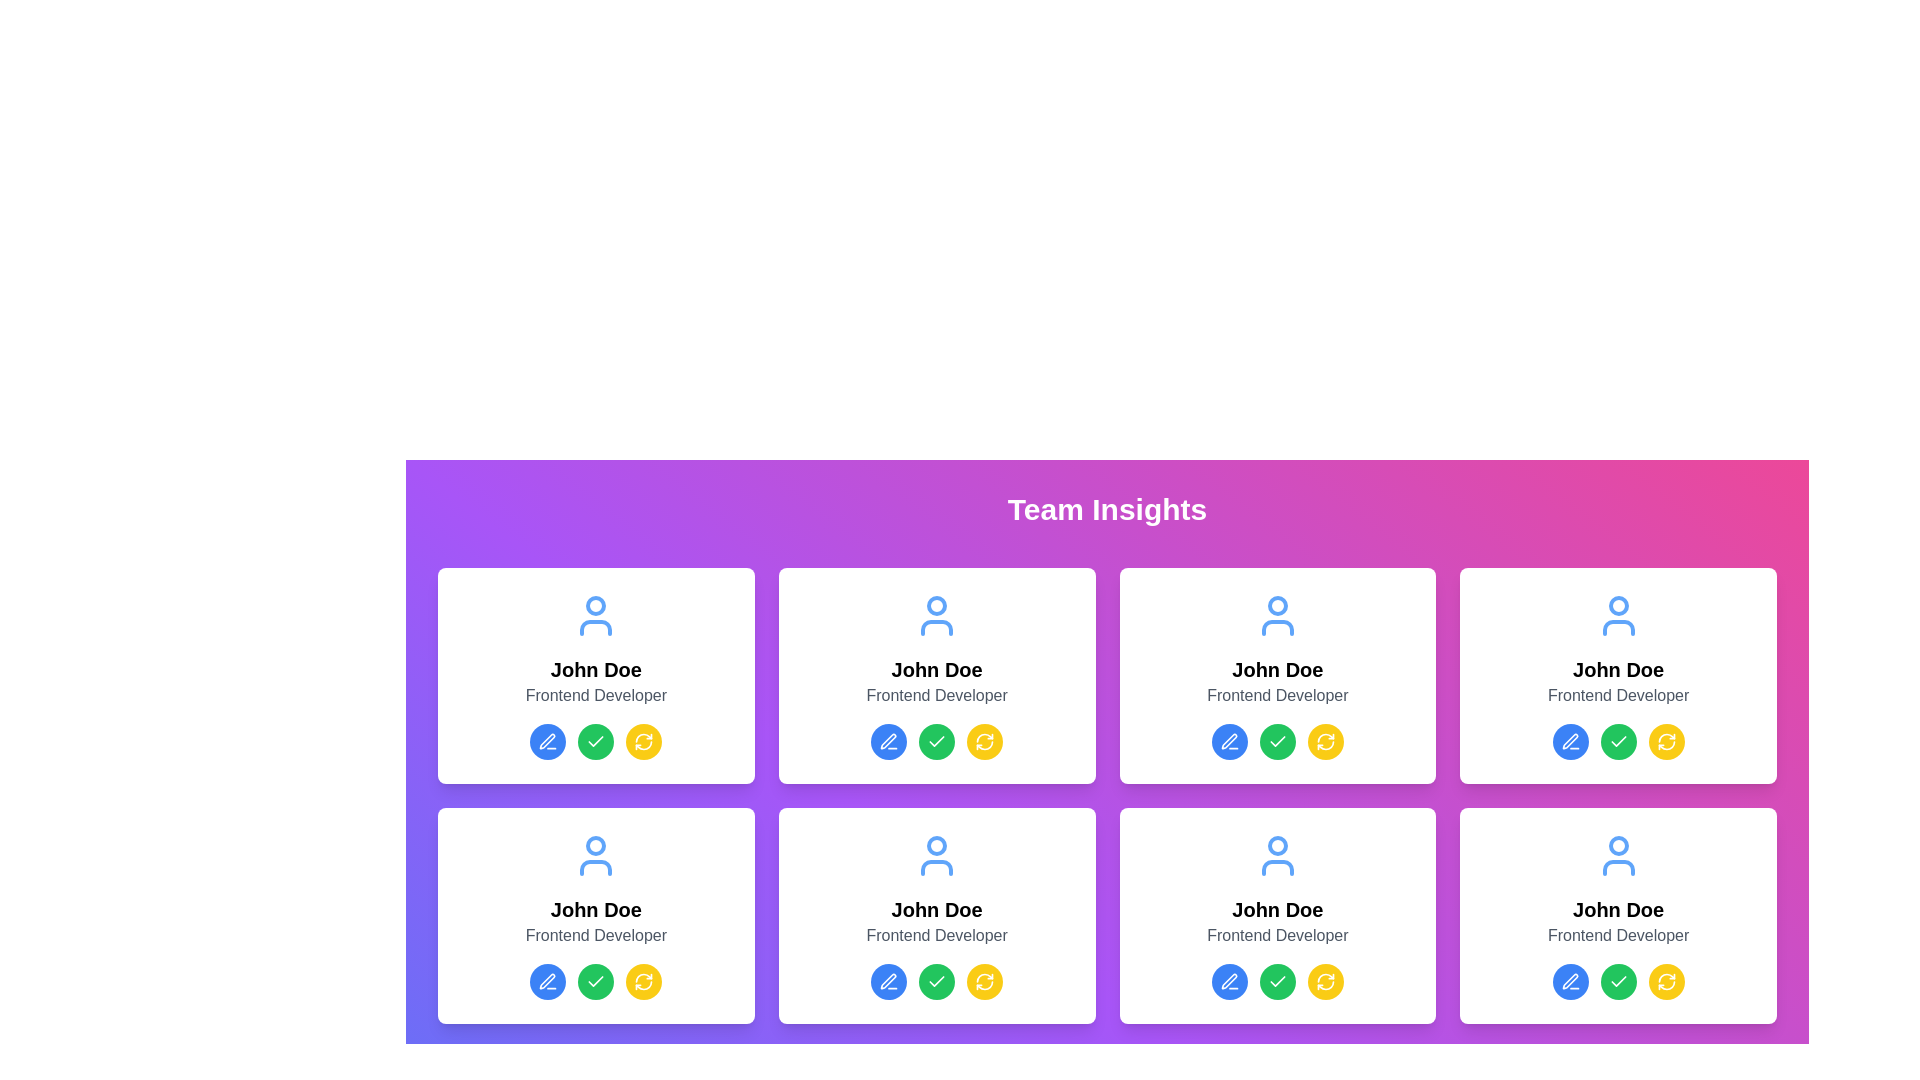  Describe the element at coordinates (1325, 981) in the screenshot. I see `the circular yellow icon button with a refresh symbol in the last card of the grid layout` at that location.